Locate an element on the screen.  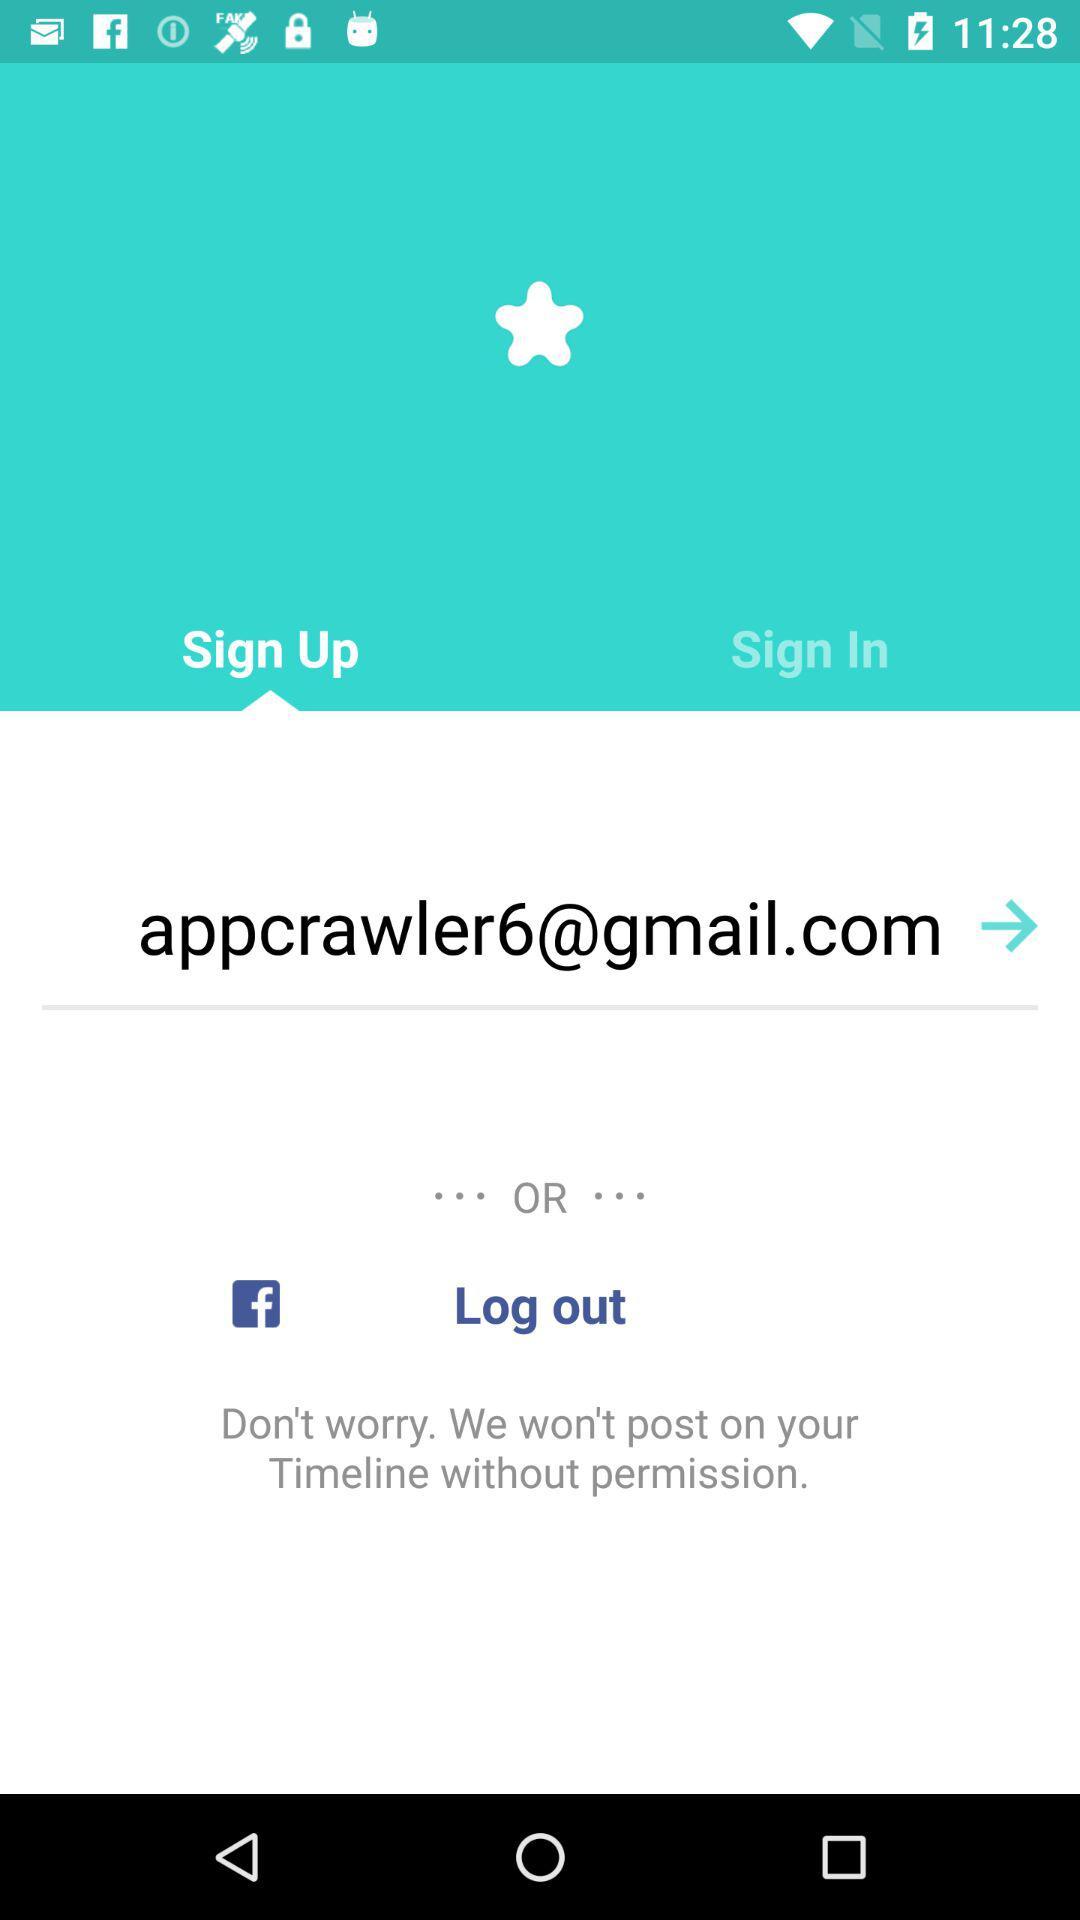
the item to the right of sign up item is located at coordinates (810, 648).